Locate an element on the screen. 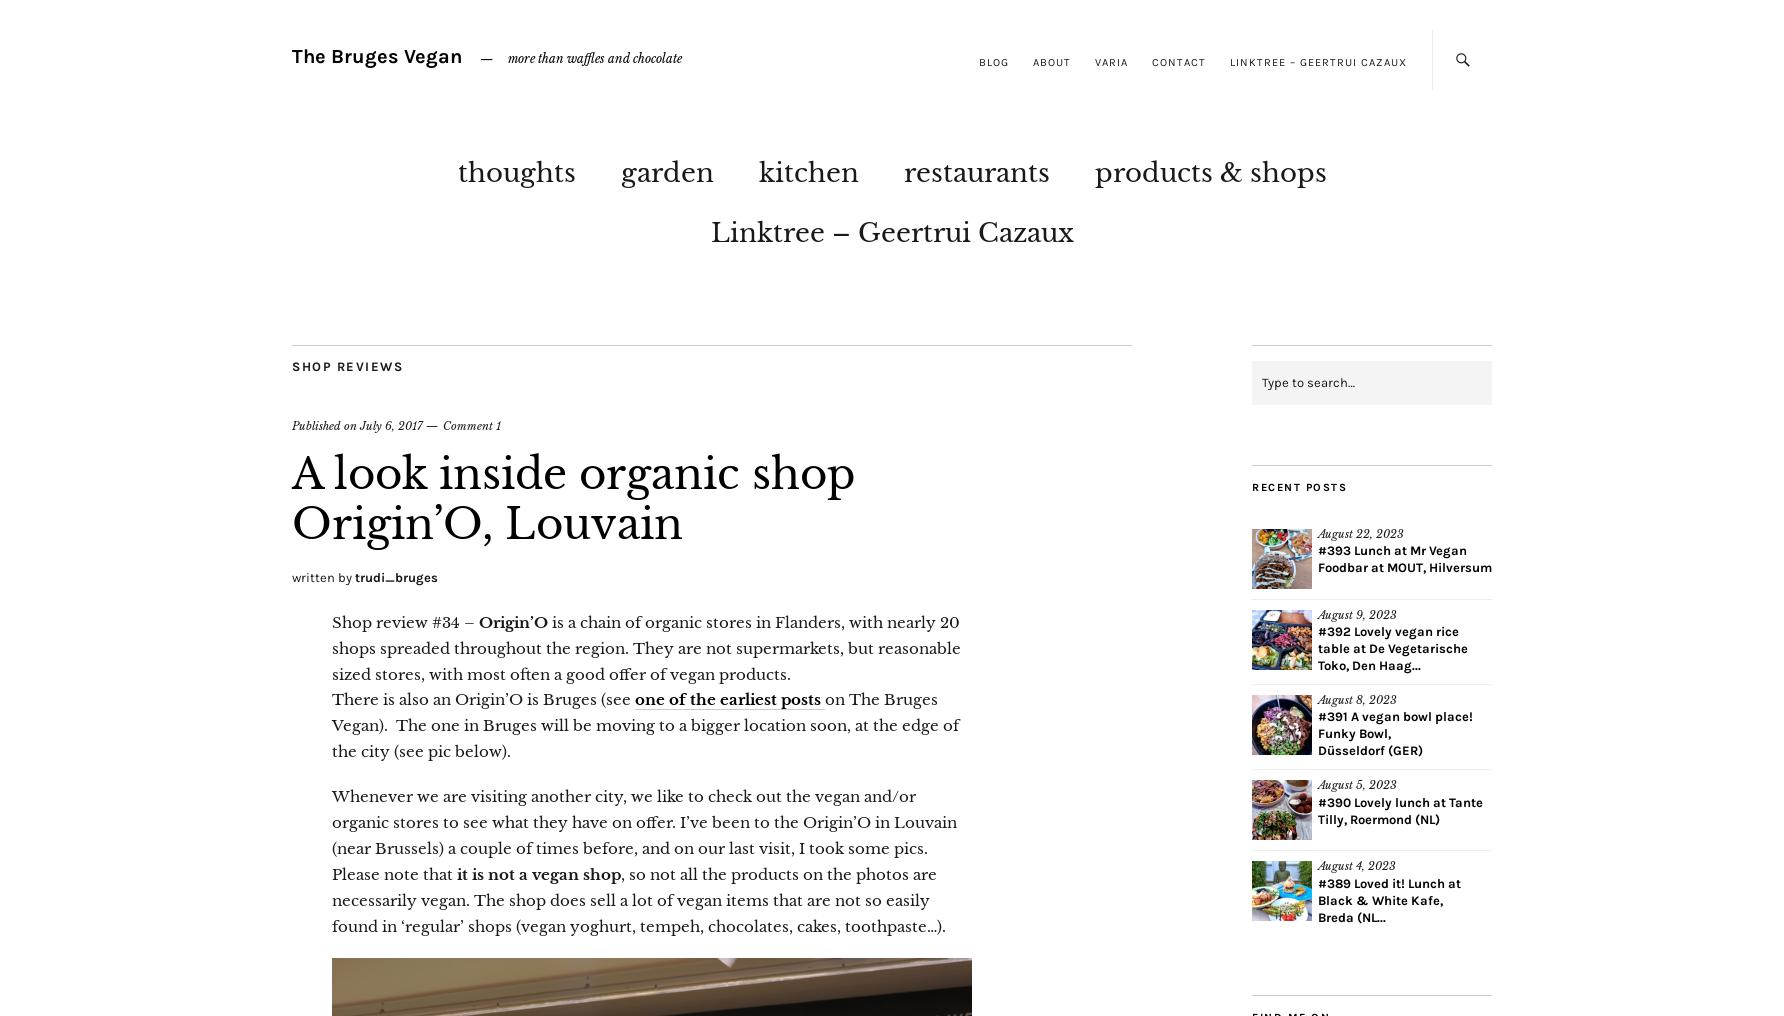 The height and width of the screenshot is (1016, 1784). 'Blog' is located at coordinates (994, 61).